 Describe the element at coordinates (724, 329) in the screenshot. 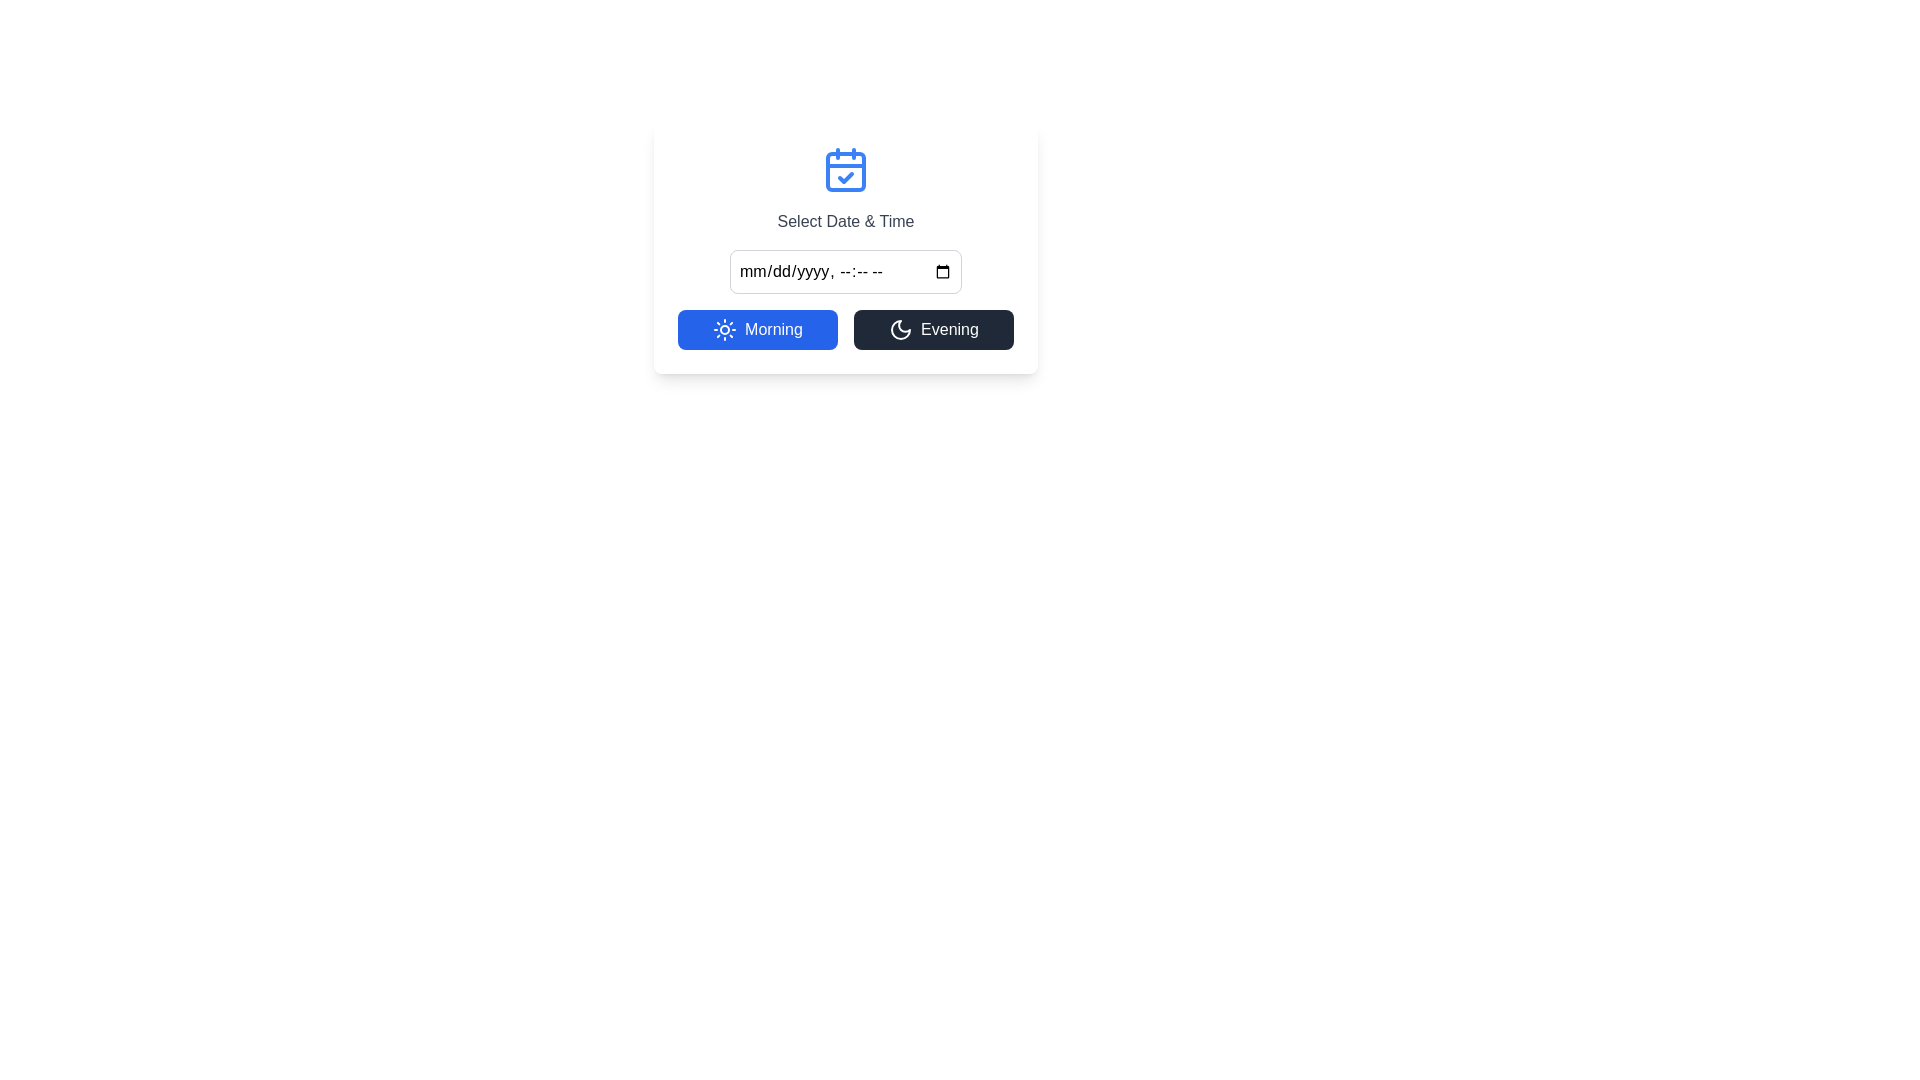

I see `the sun-shaped icon representing the 'Morning' selection option in the date and time picker located to the left of the text 'Morning' within the blue button` at that location.